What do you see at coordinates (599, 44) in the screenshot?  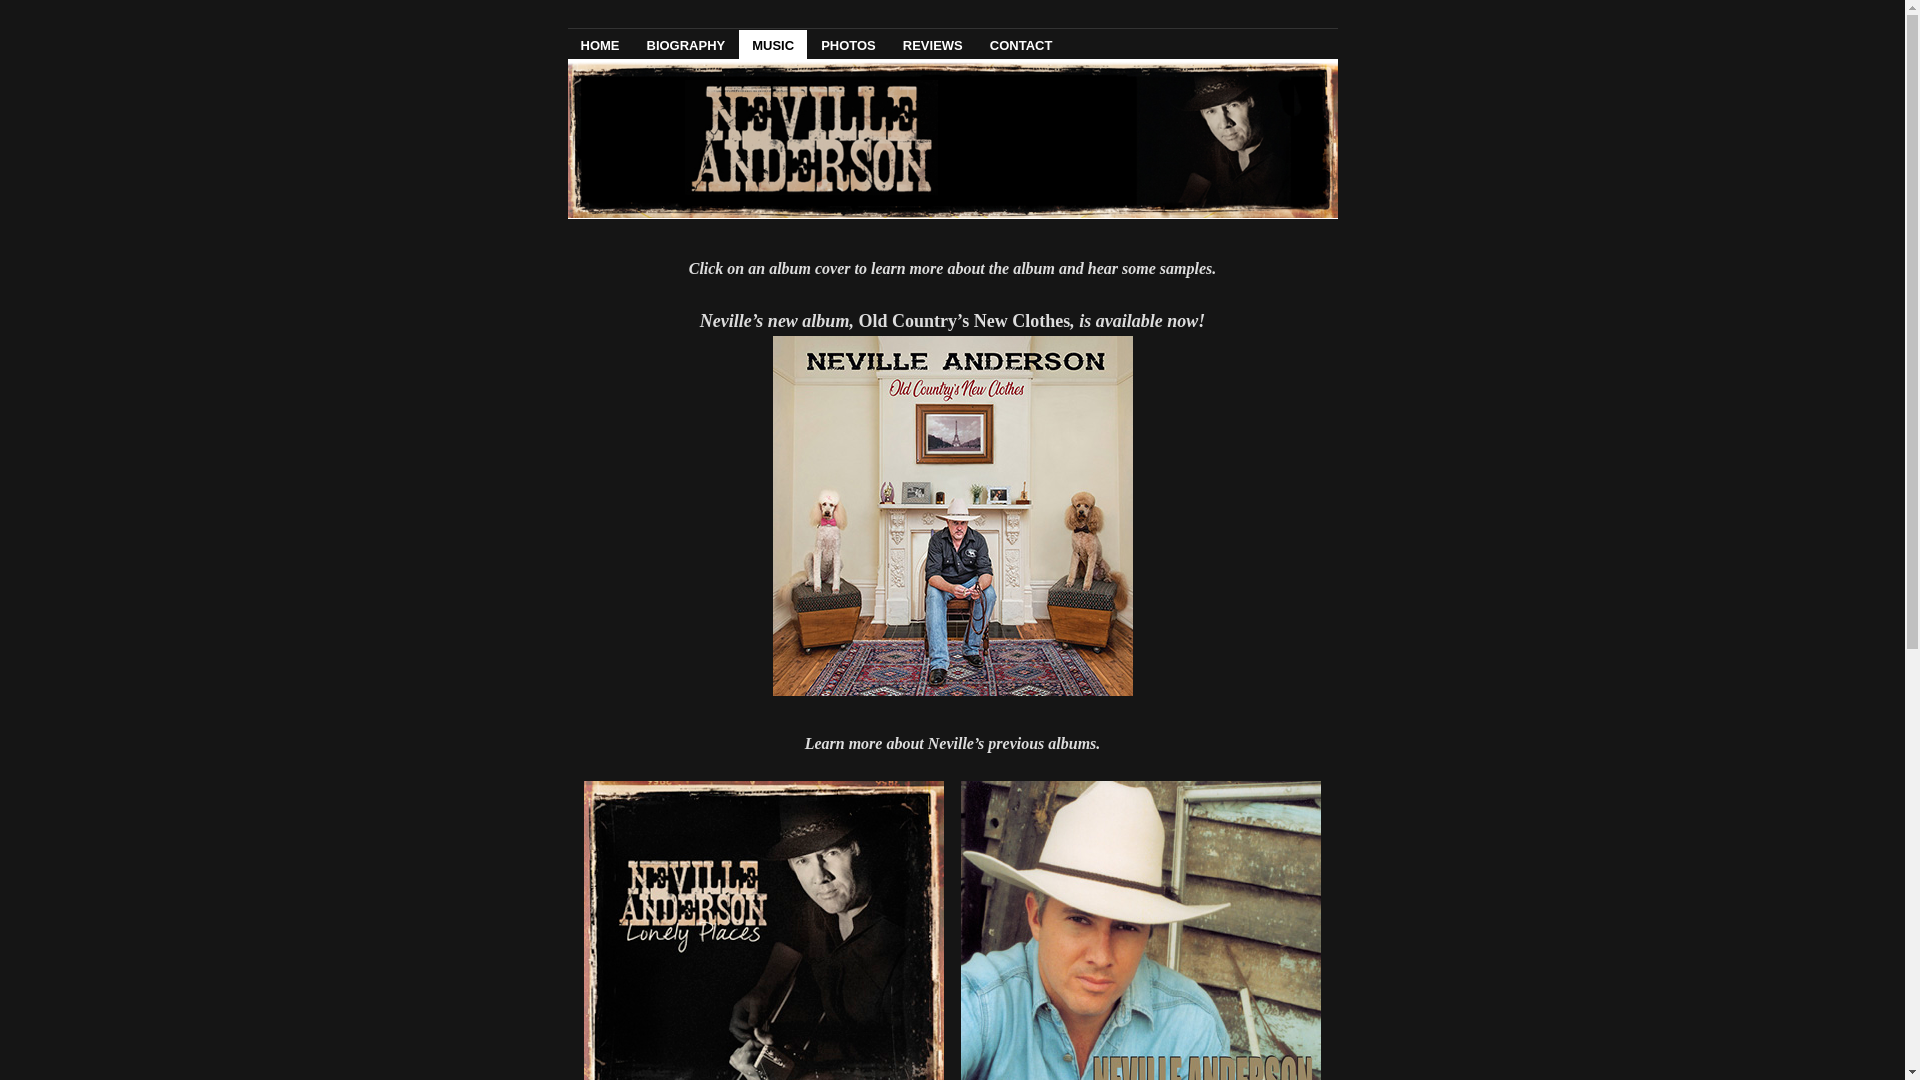 I see `'HOME'` at bounding box center [599, 44].